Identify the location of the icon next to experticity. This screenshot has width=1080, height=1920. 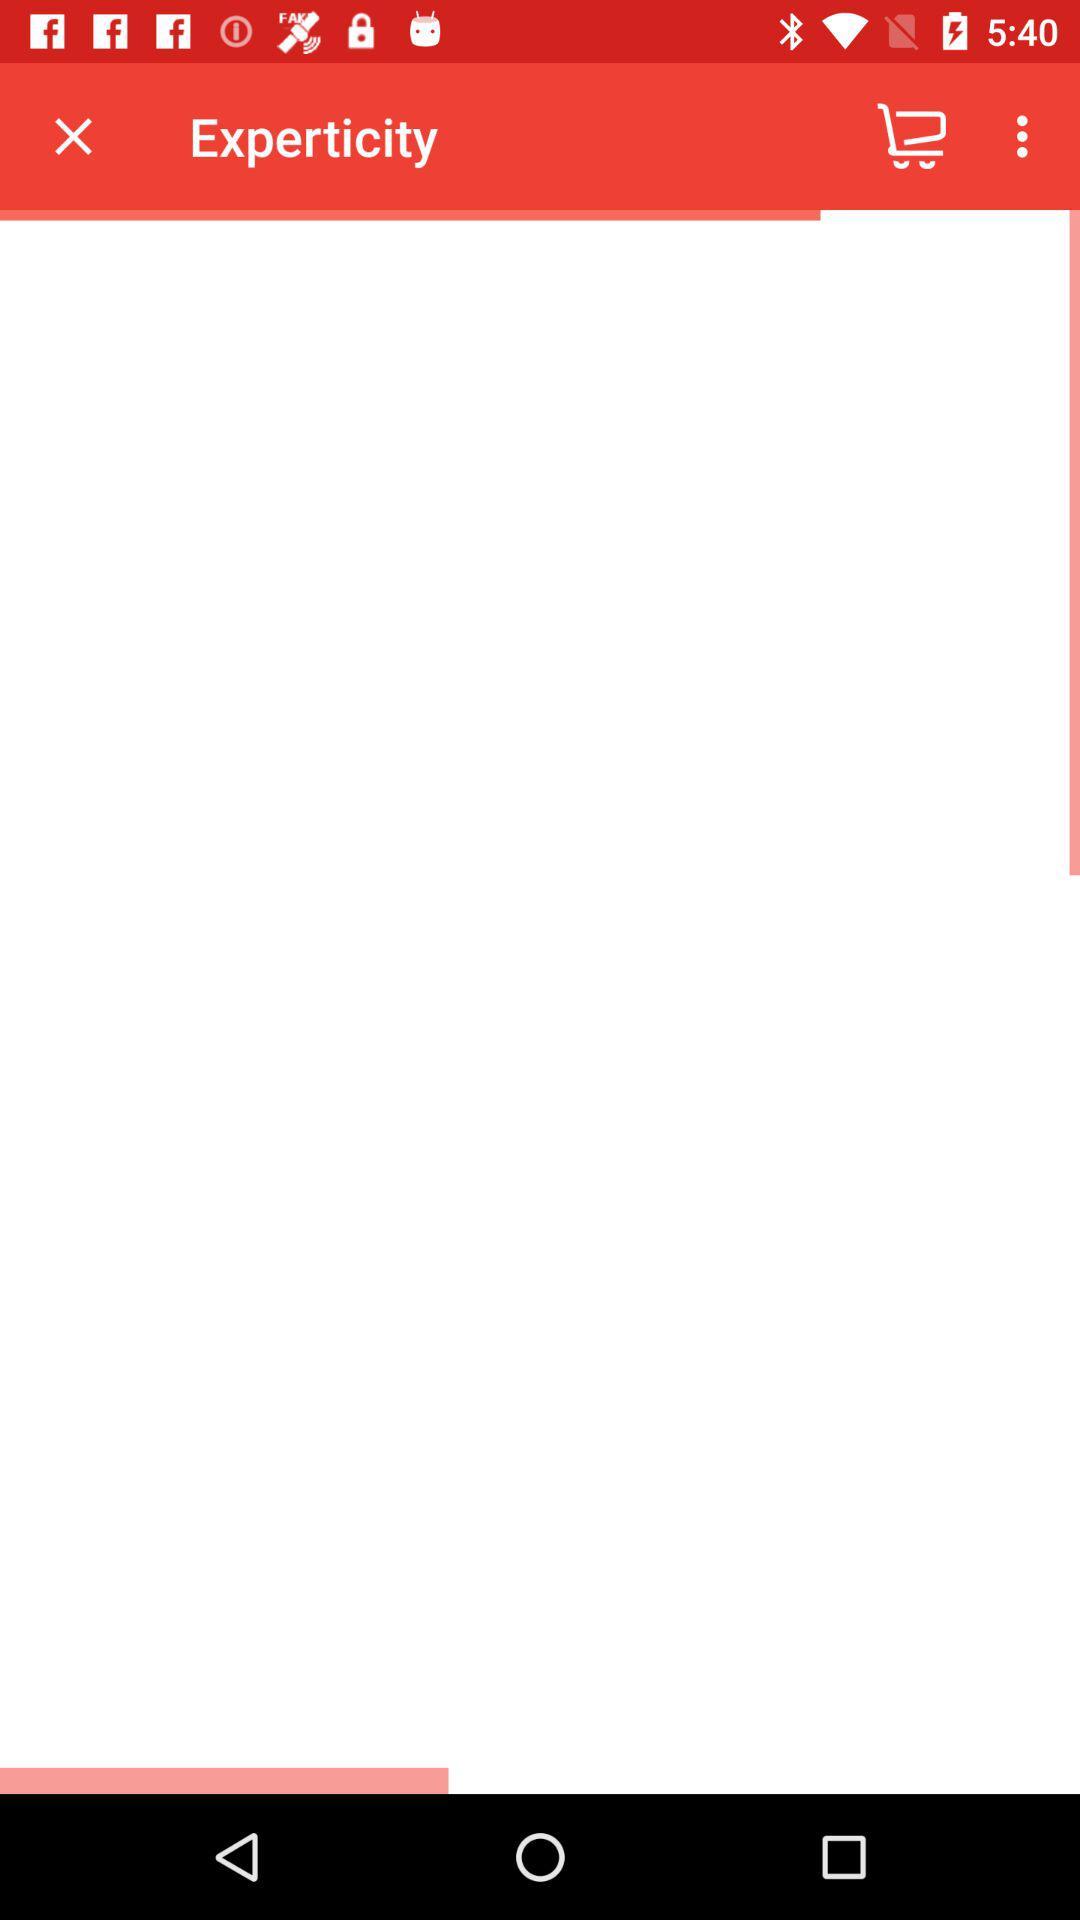
(911, 135).